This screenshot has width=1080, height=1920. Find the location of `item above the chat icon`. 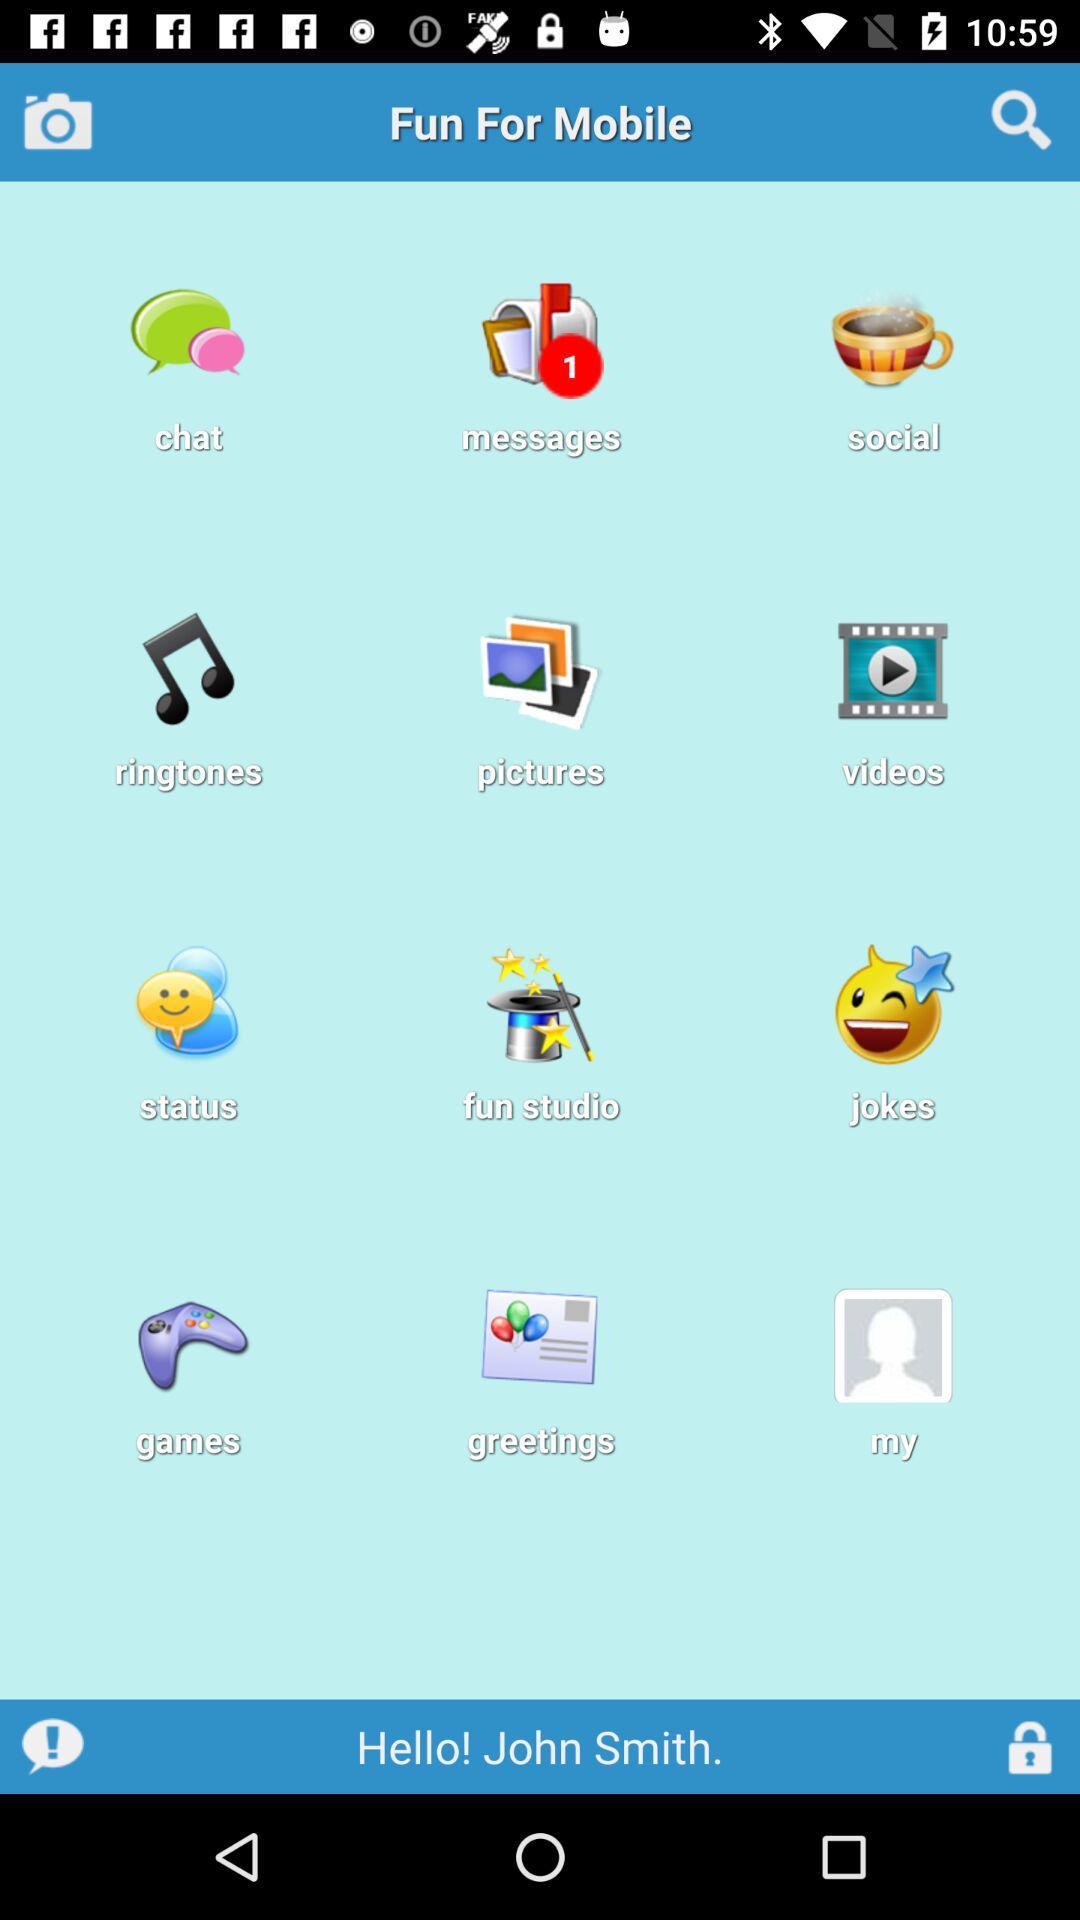

item above the chat icon is located at coordinates (57, 120).